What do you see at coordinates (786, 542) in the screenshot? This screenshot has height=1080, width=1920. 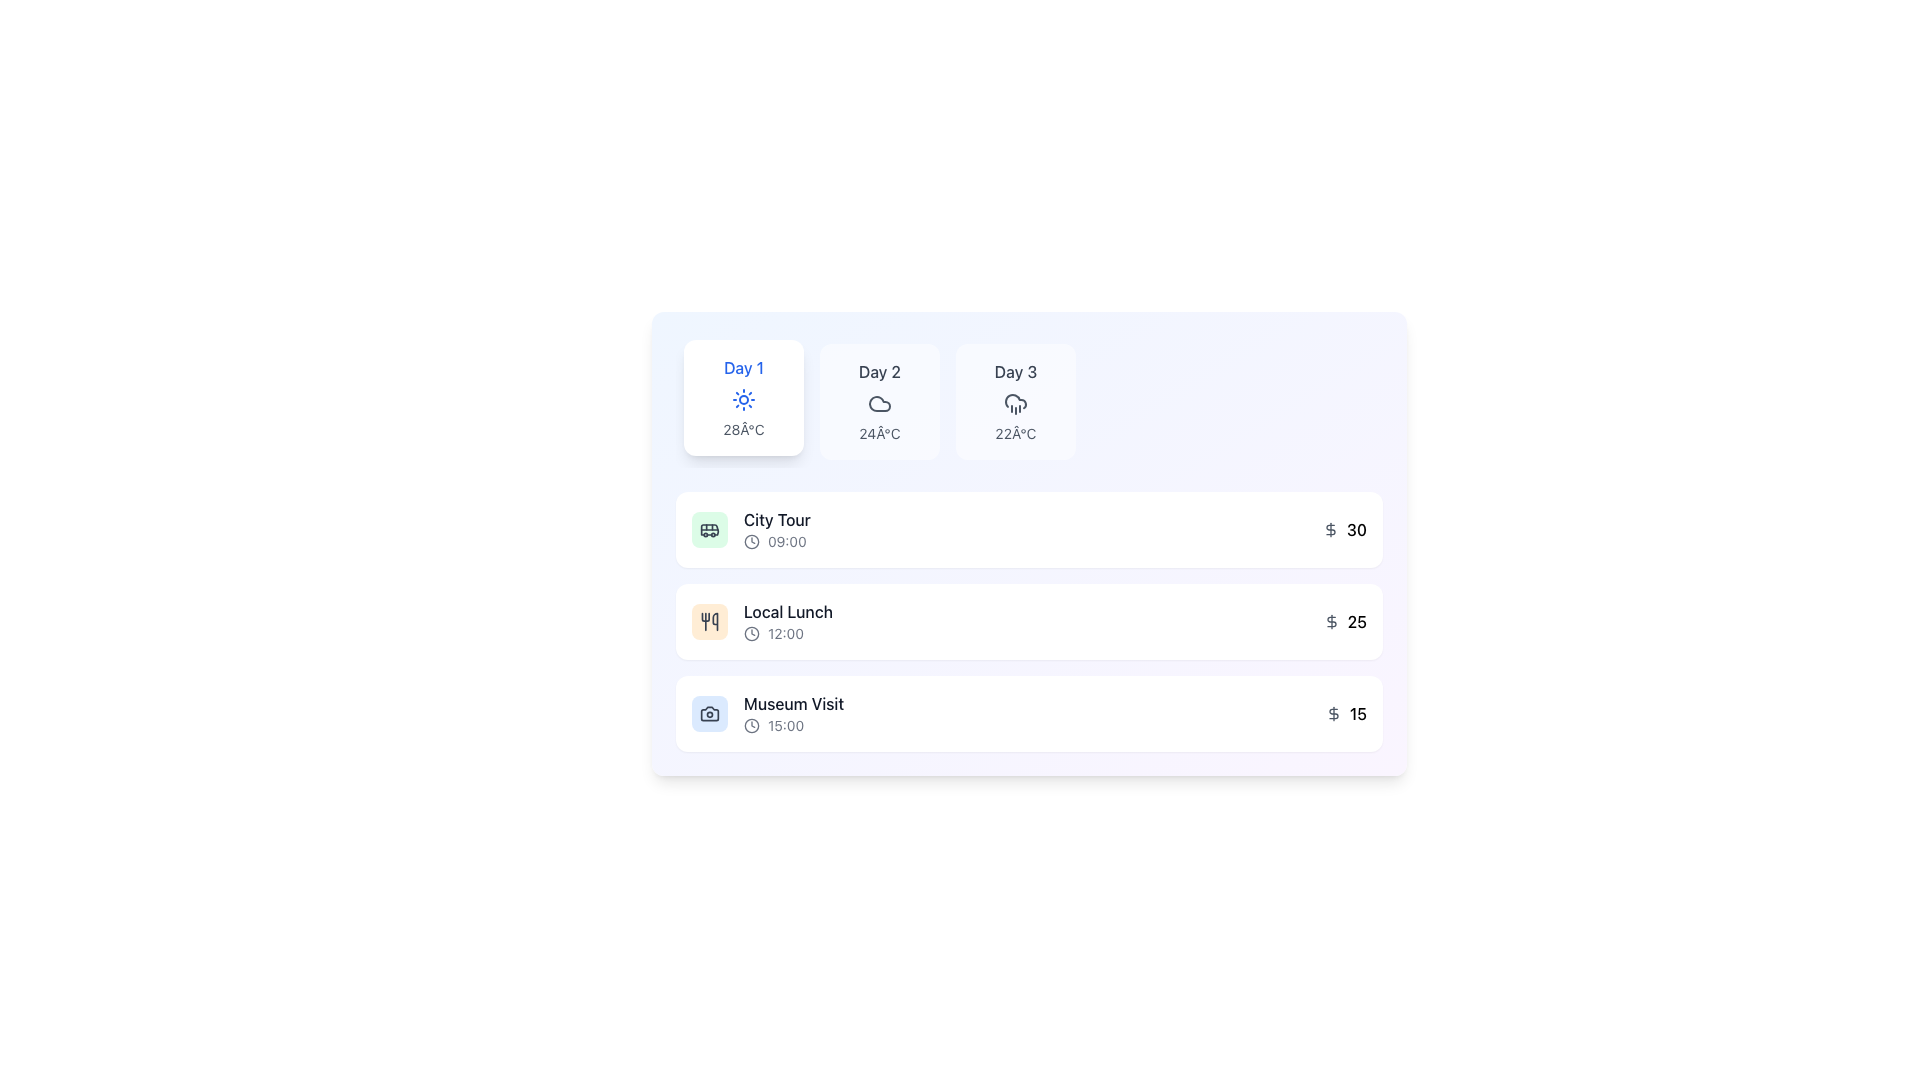 I see `the text label indicating the scheduled start time for the 'City Tour' activity, which is positioned to the right of a clock icon and is the first timing label in the list` at bounding box center [786, 542].